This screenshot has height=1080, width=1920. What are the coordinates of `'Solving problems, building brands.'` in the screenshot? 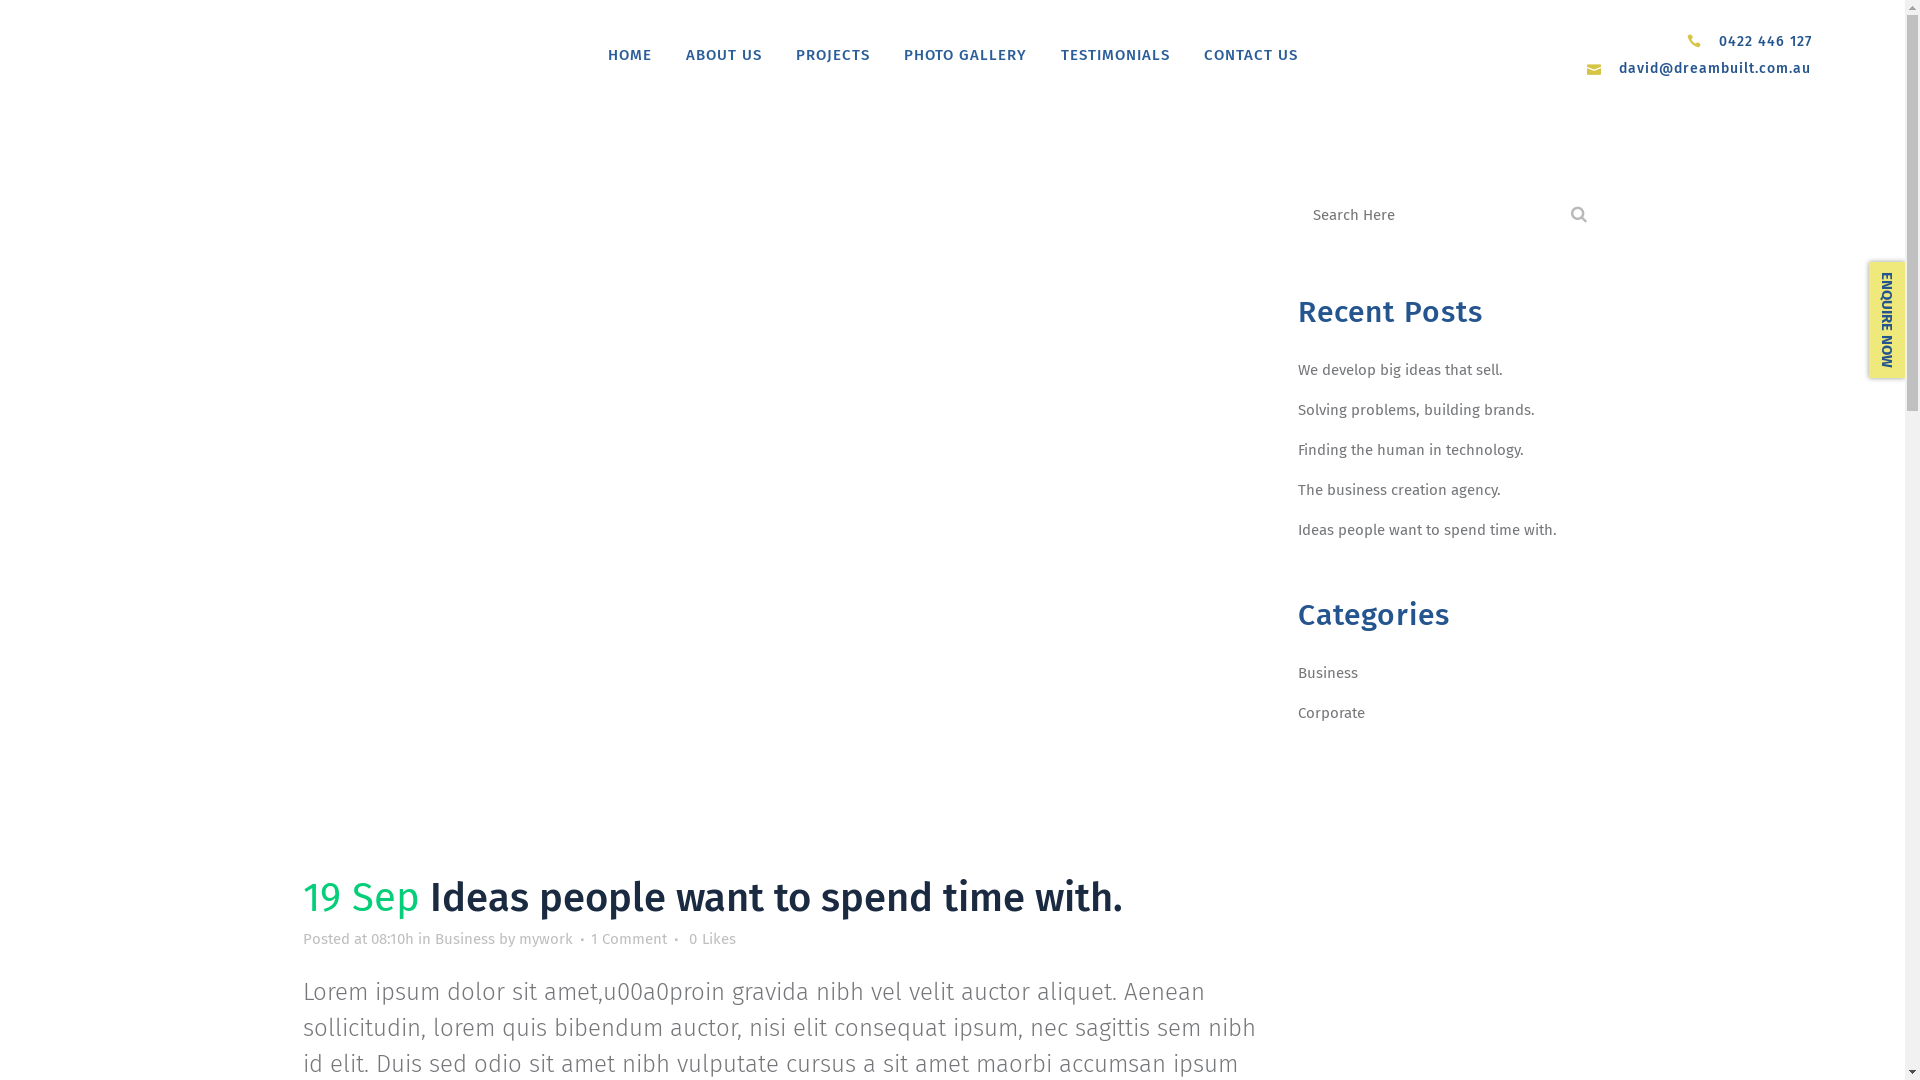 It's located at (1297, 408).